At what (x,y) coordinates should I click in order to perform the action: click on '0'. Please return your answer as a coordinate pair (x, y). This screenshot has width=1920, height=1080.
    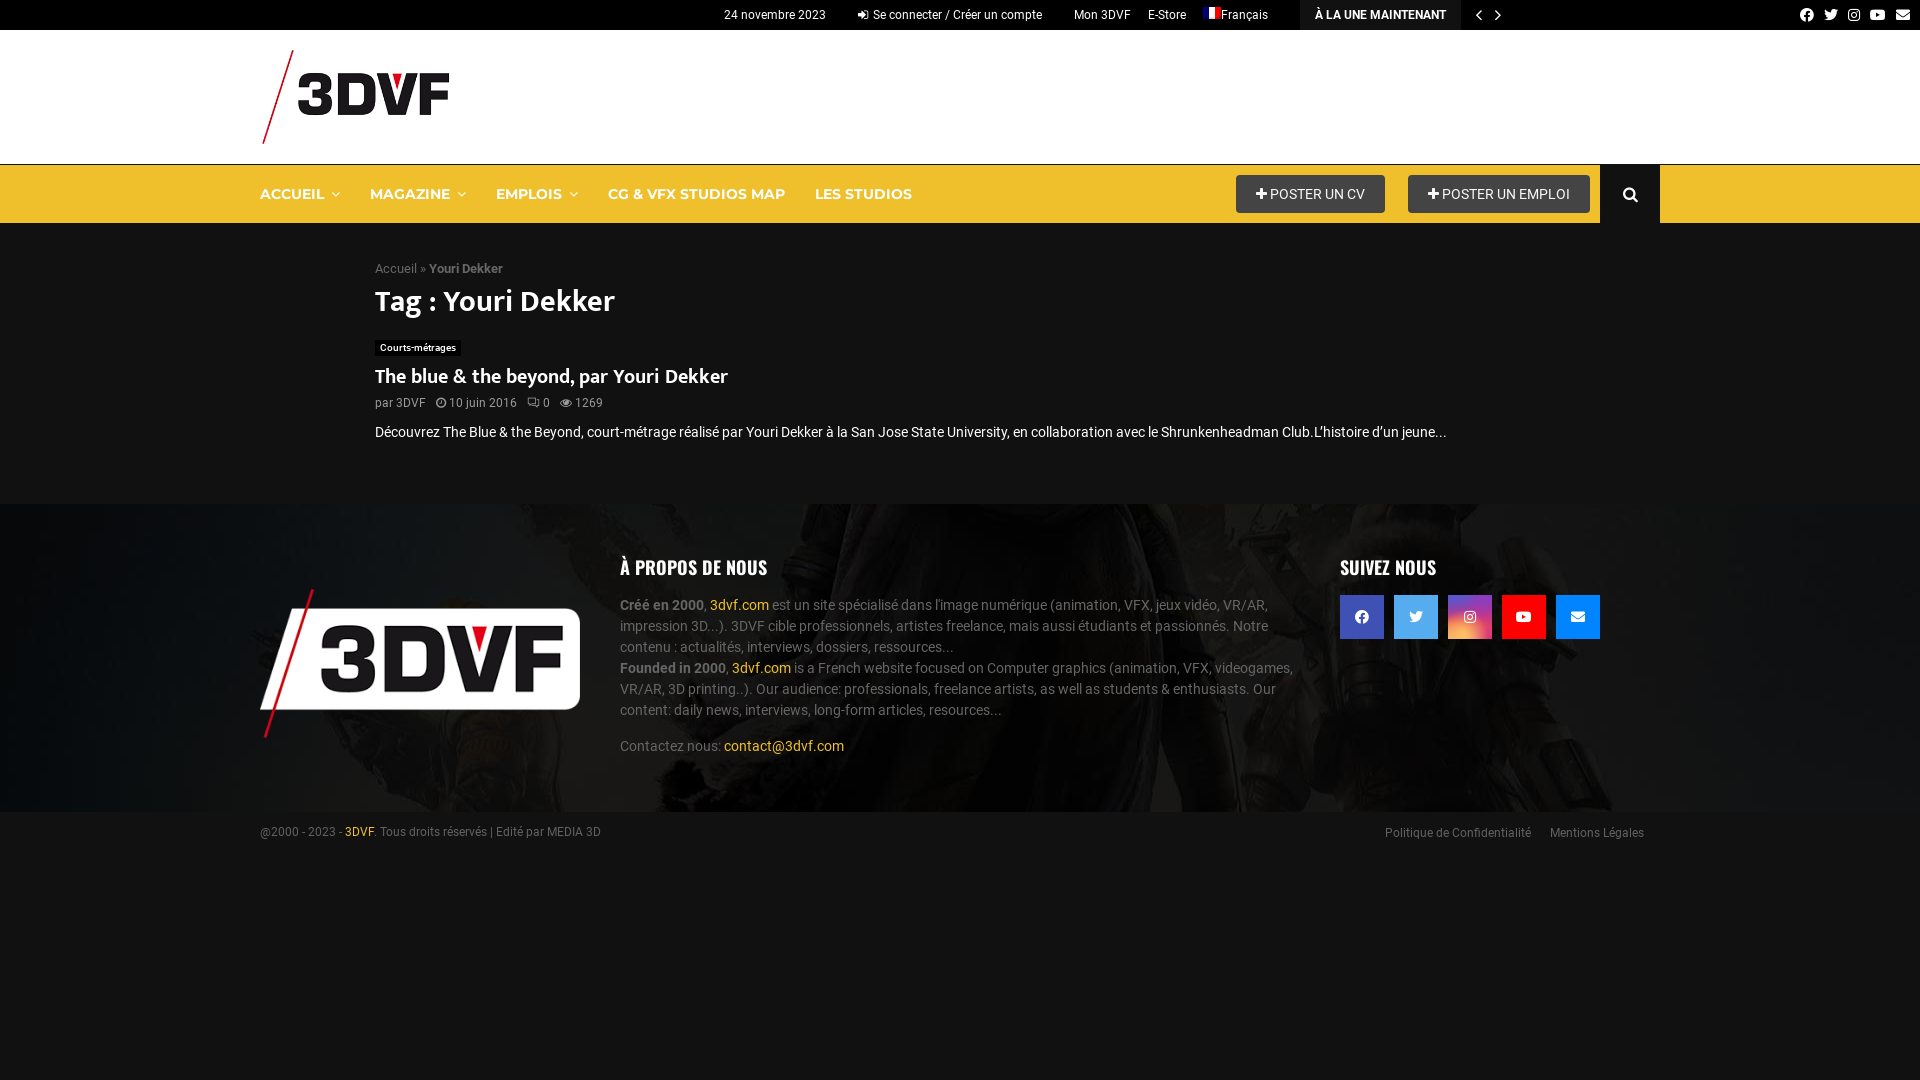
    Looking at the image, I should click on (538, 402).